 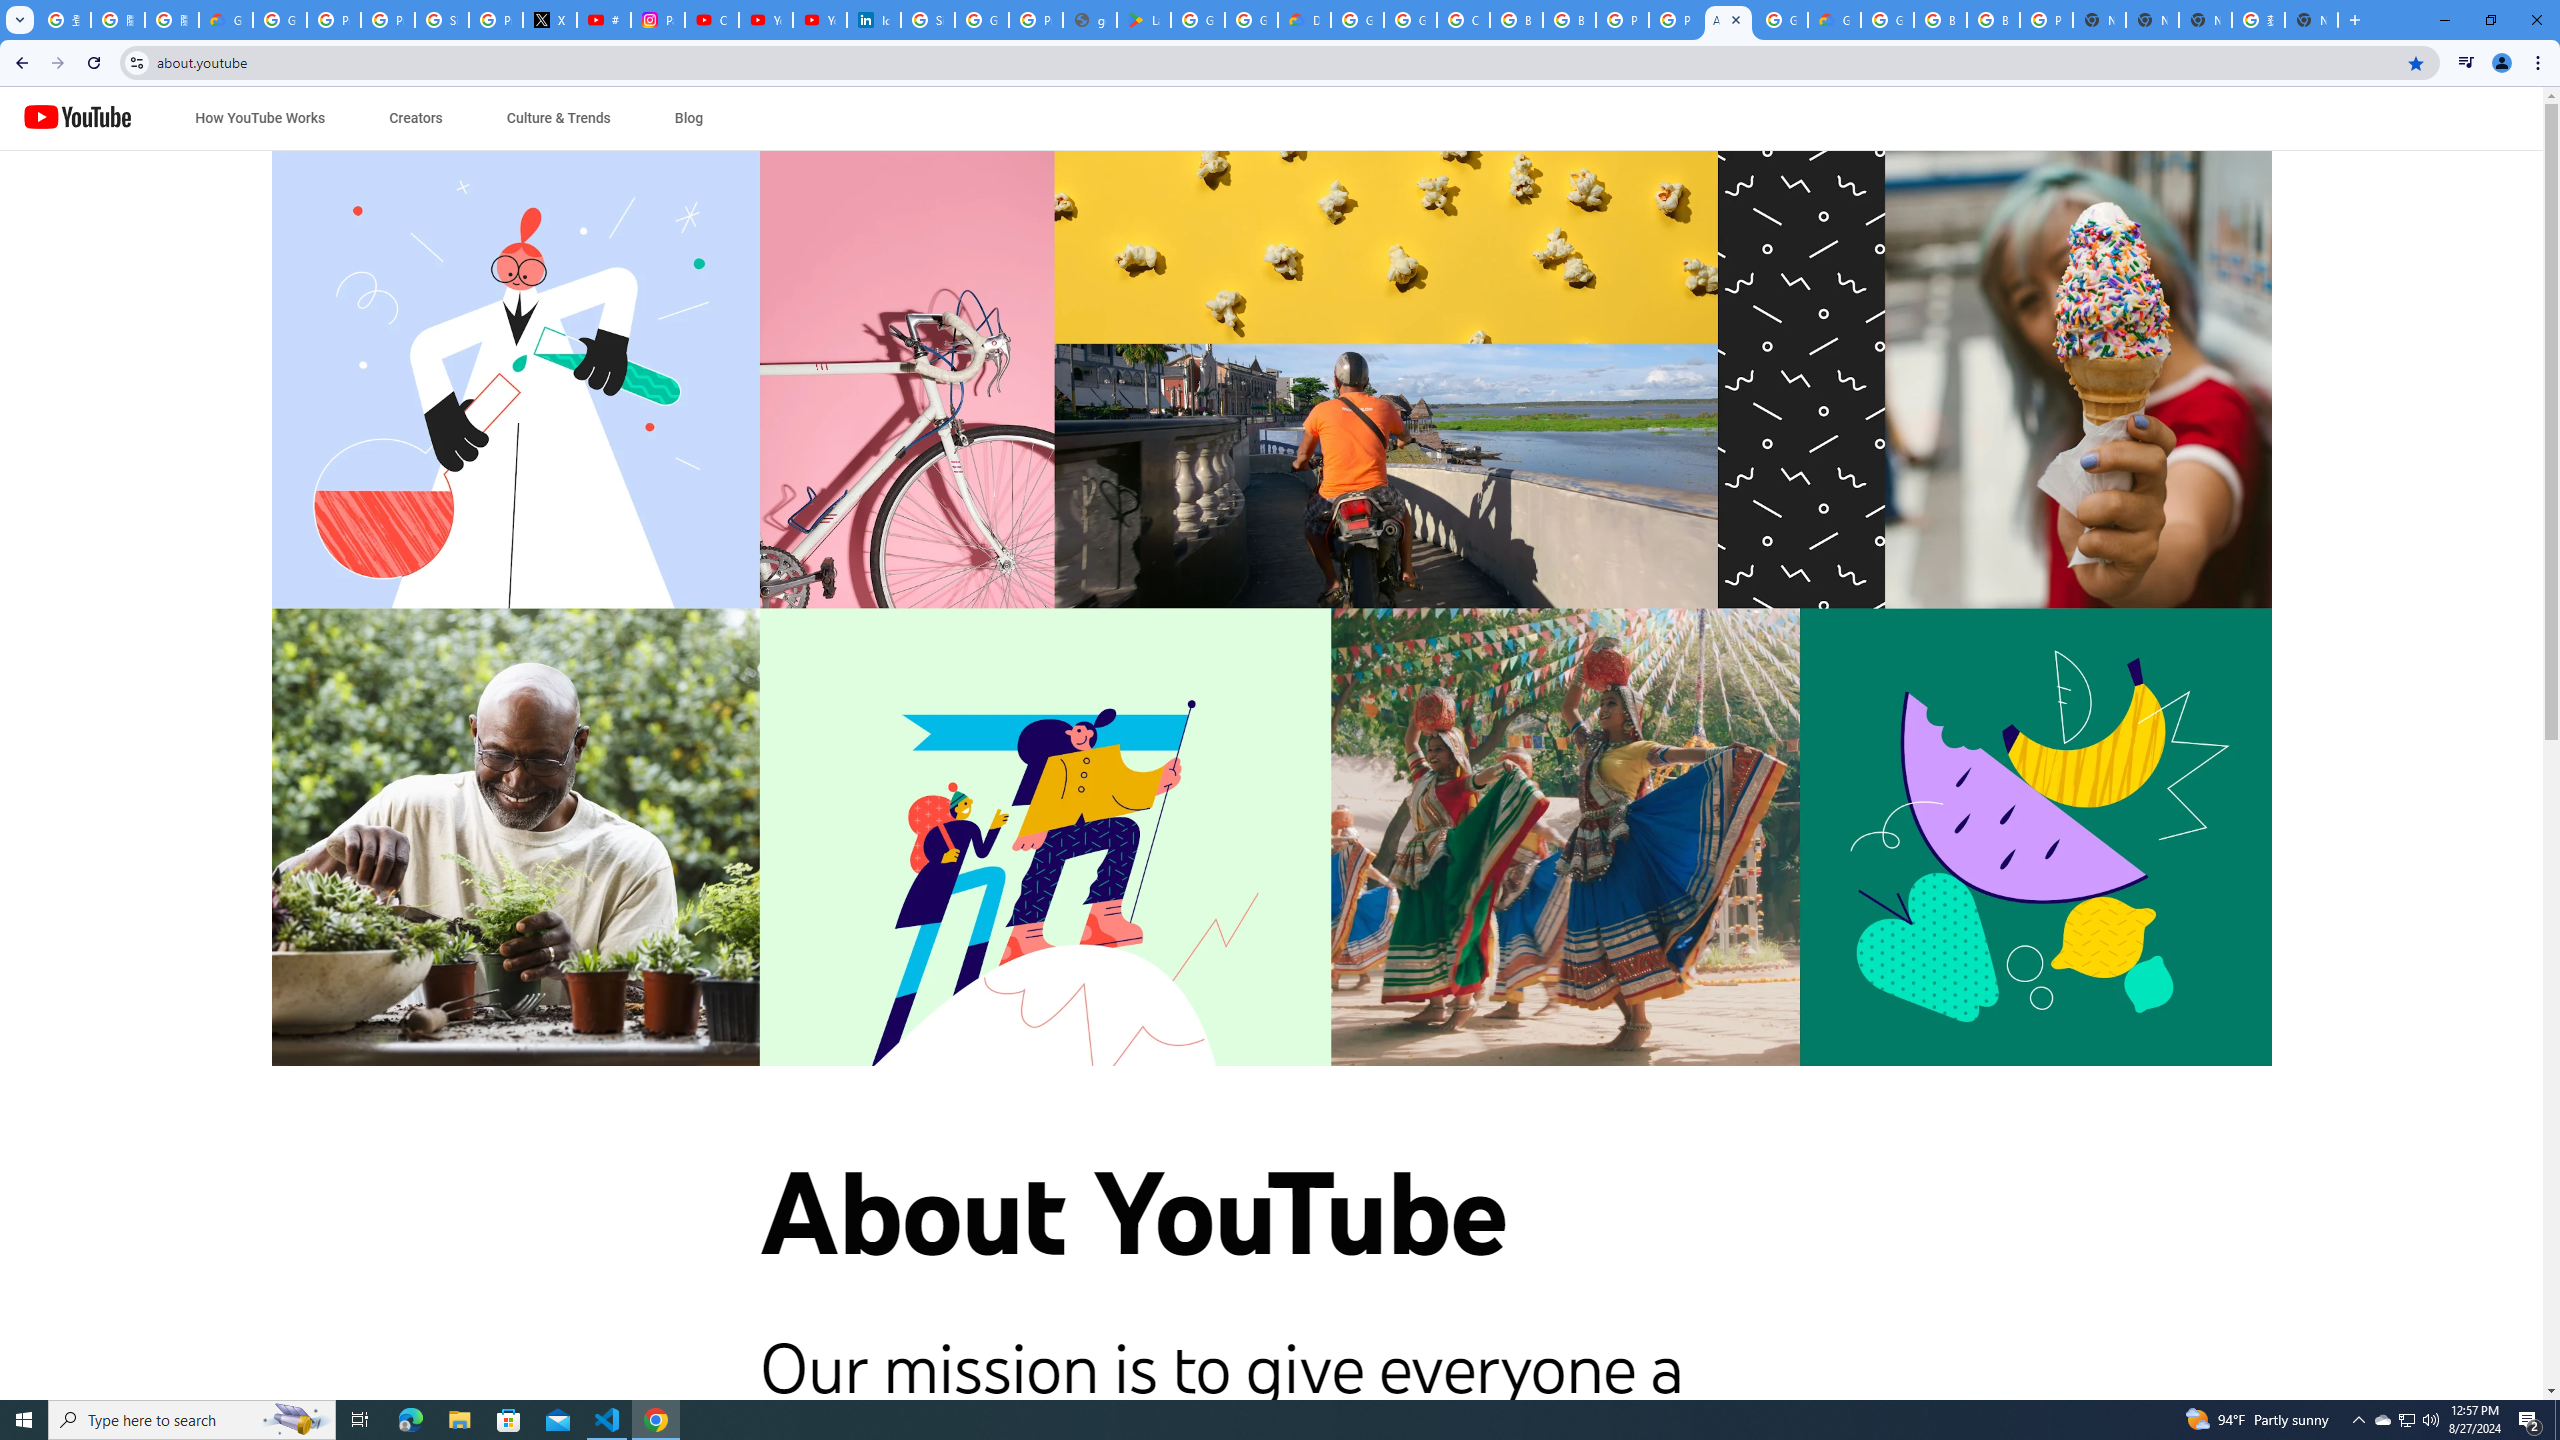 I want to click on 'Google Workspace - Specific Terms', so click(x=1251, y=19).